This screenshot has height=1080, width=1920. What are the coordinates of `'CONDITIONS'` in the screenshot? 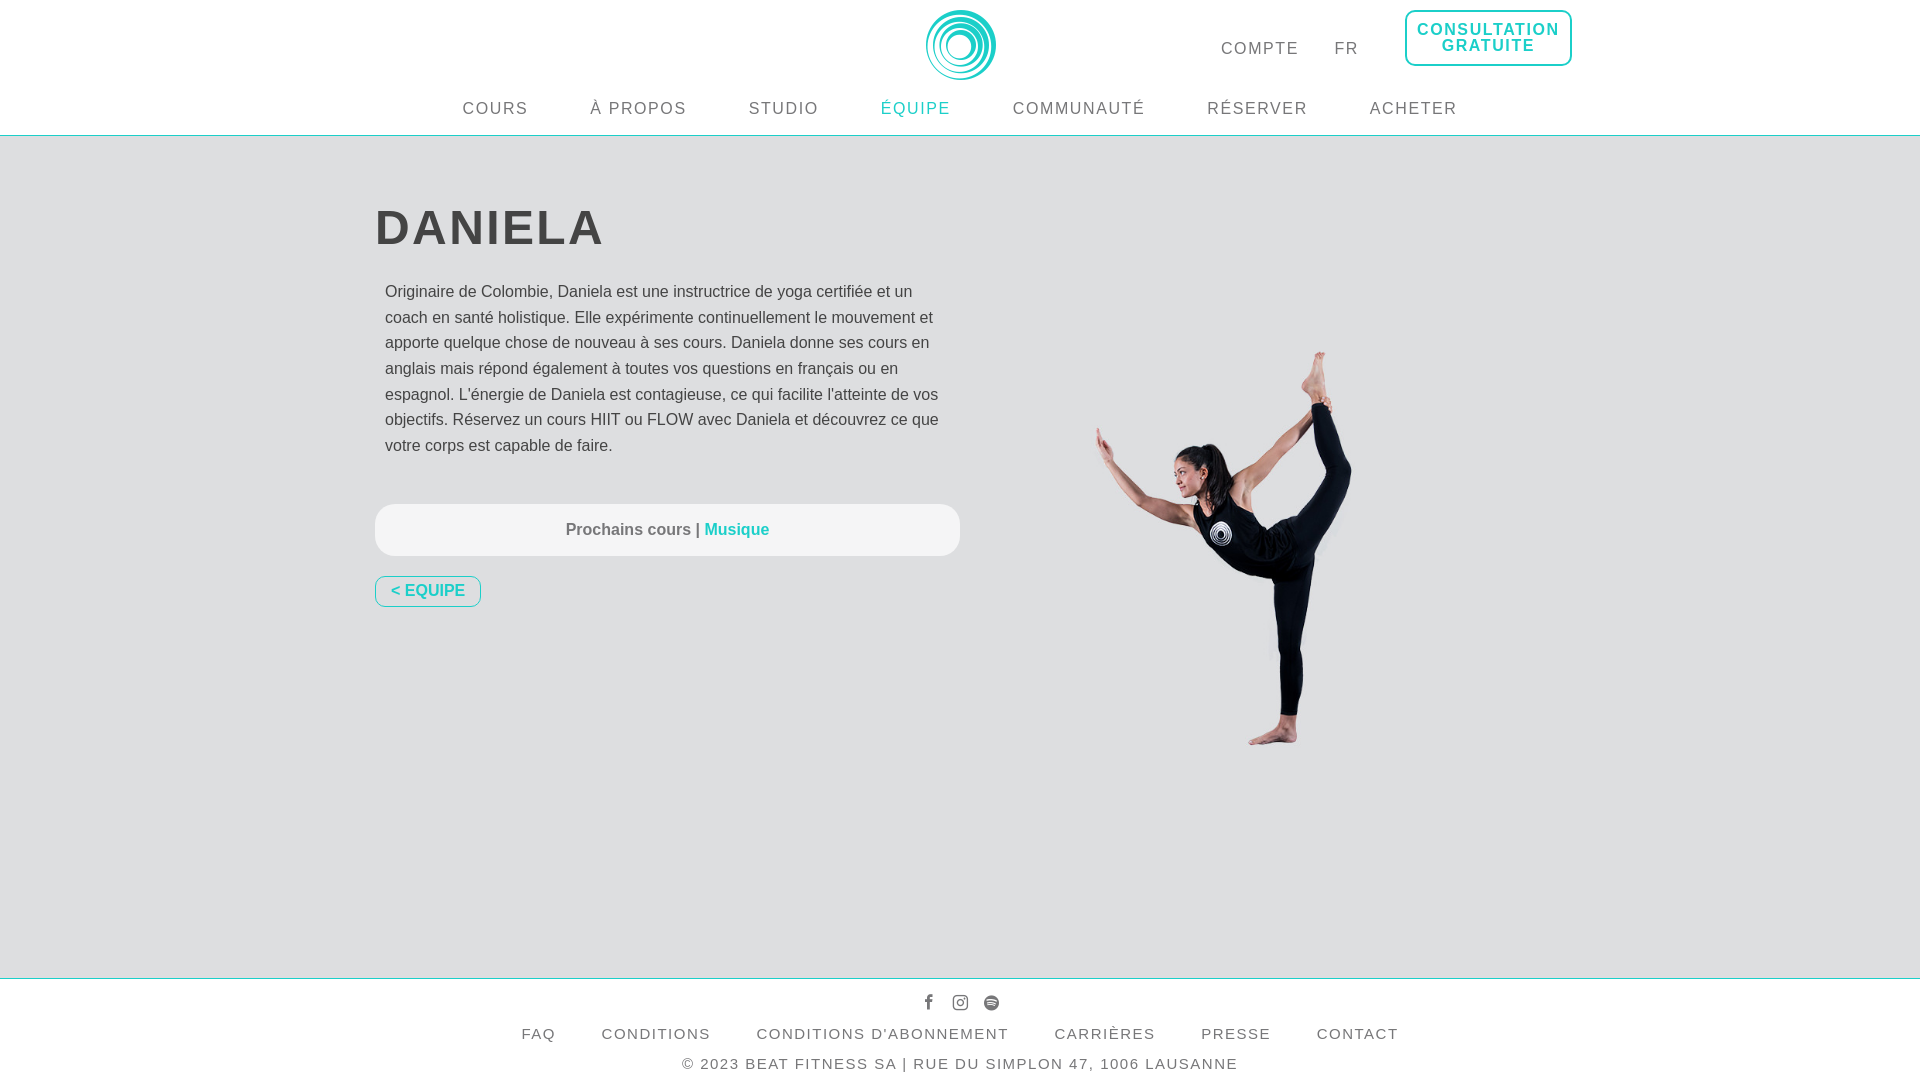 It's located at (656, 1033).